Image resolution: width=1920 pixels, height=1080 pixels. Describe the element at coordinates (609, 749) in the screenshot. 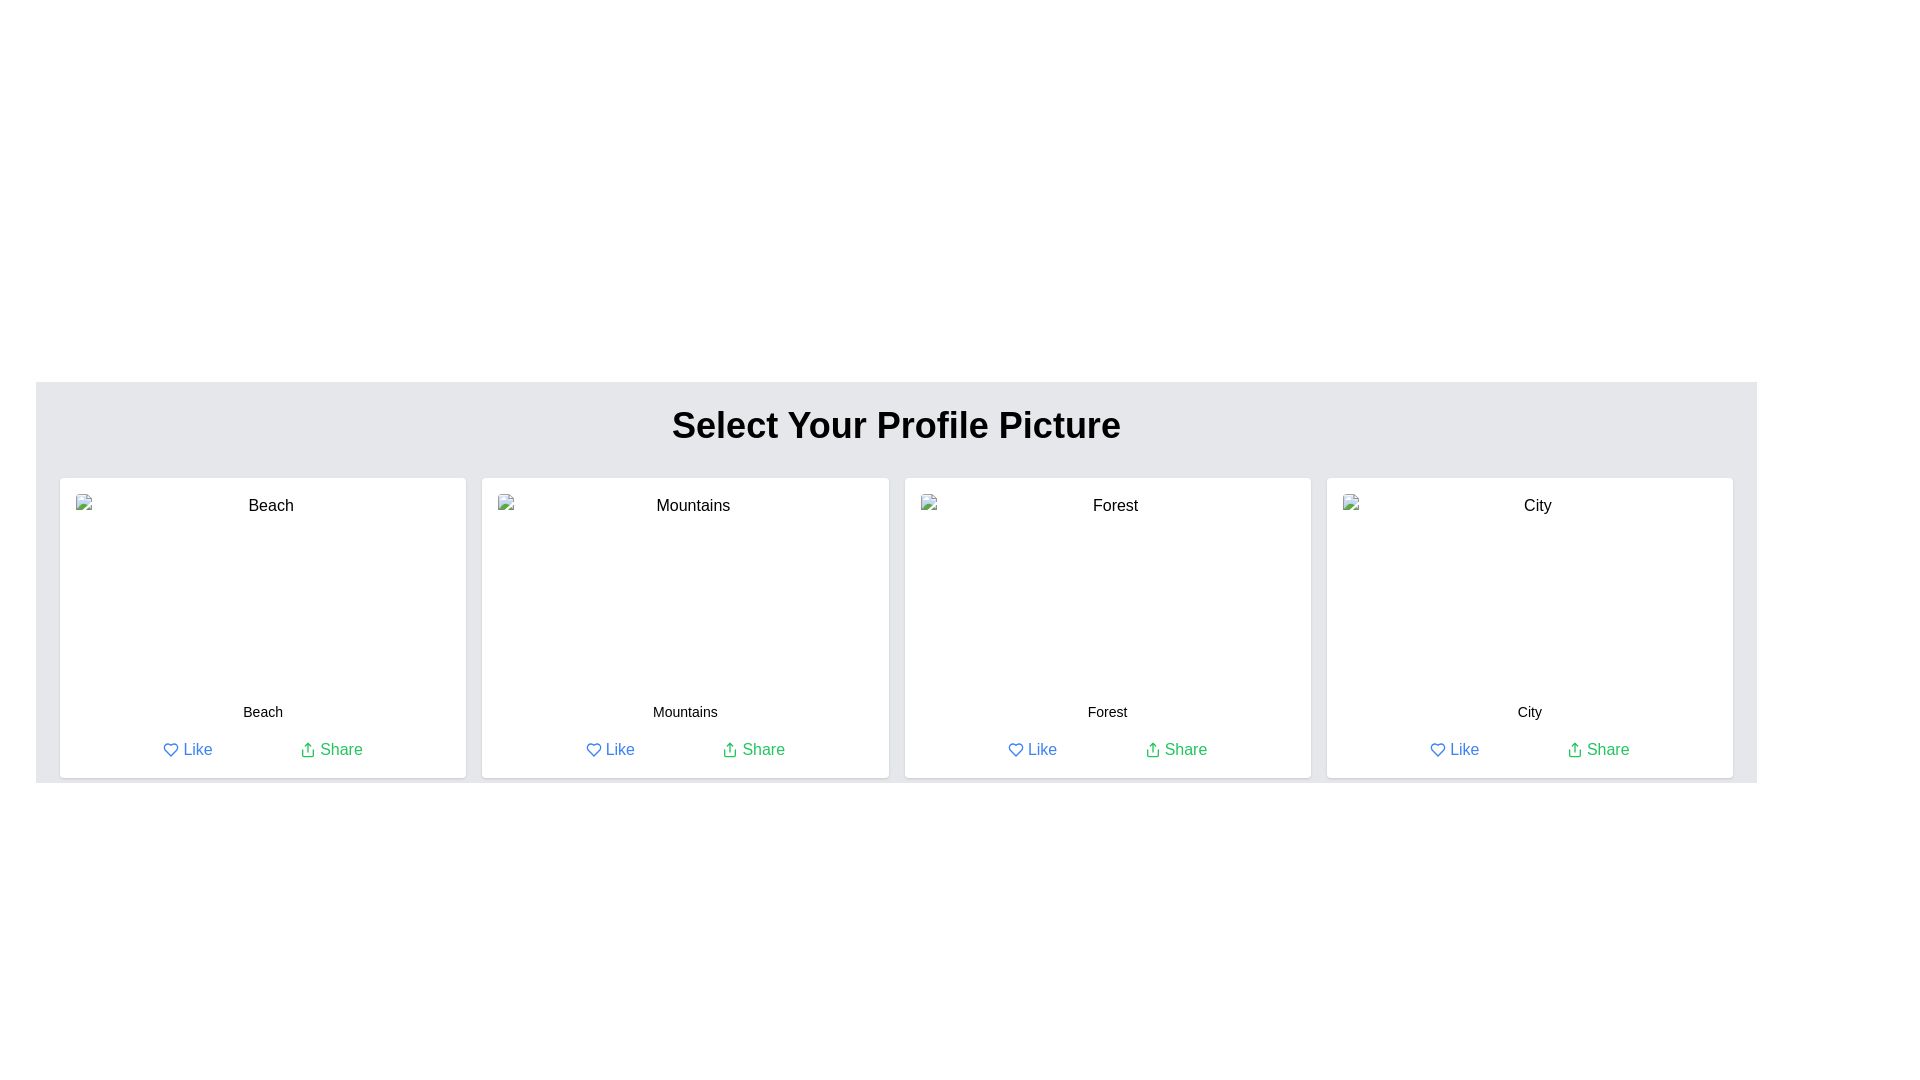

I see `the 'Like' button located in the second card labeled 'Mountains', positioned above the 'Share' button` at that location.